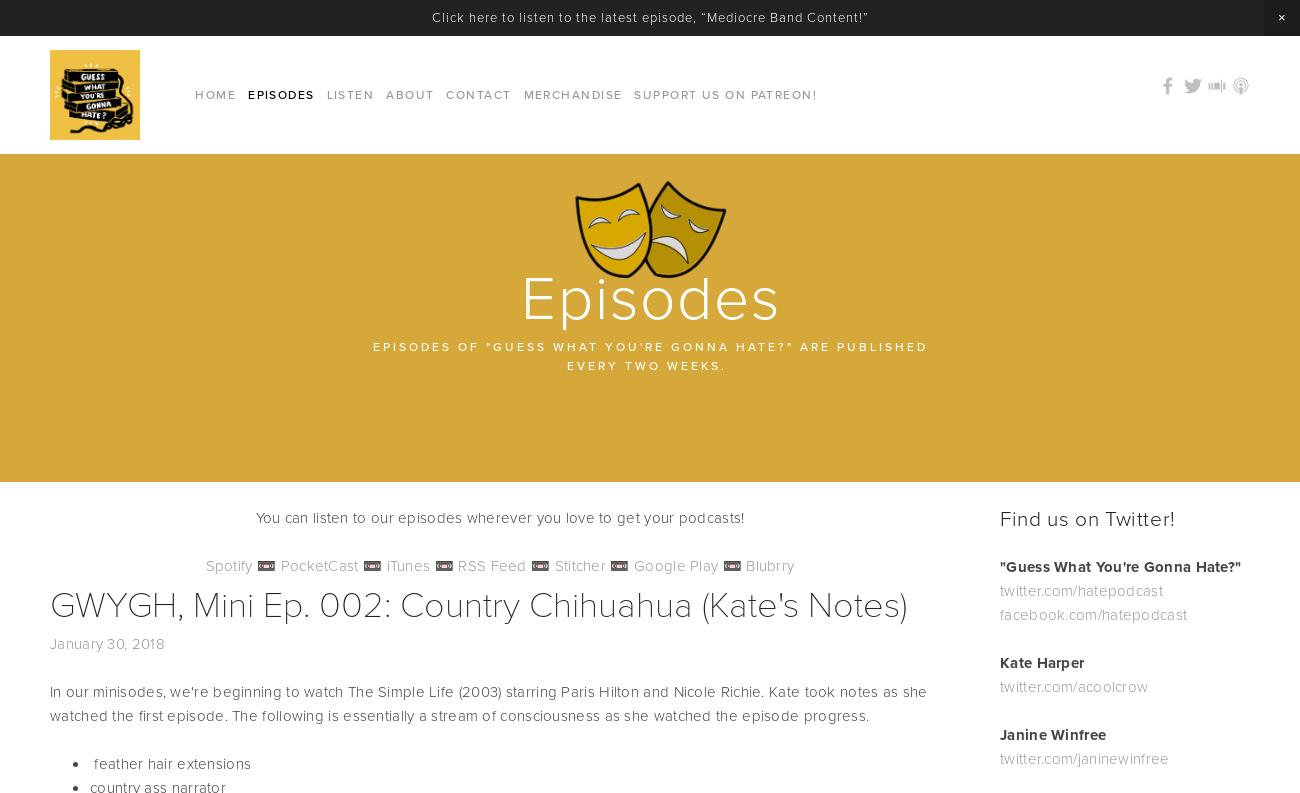 The width and height of the screenshot is (1300, 793). I want to click on 'Click here to listen to the latest episode, “Mediocre Band Content!”', so click(649, 16).